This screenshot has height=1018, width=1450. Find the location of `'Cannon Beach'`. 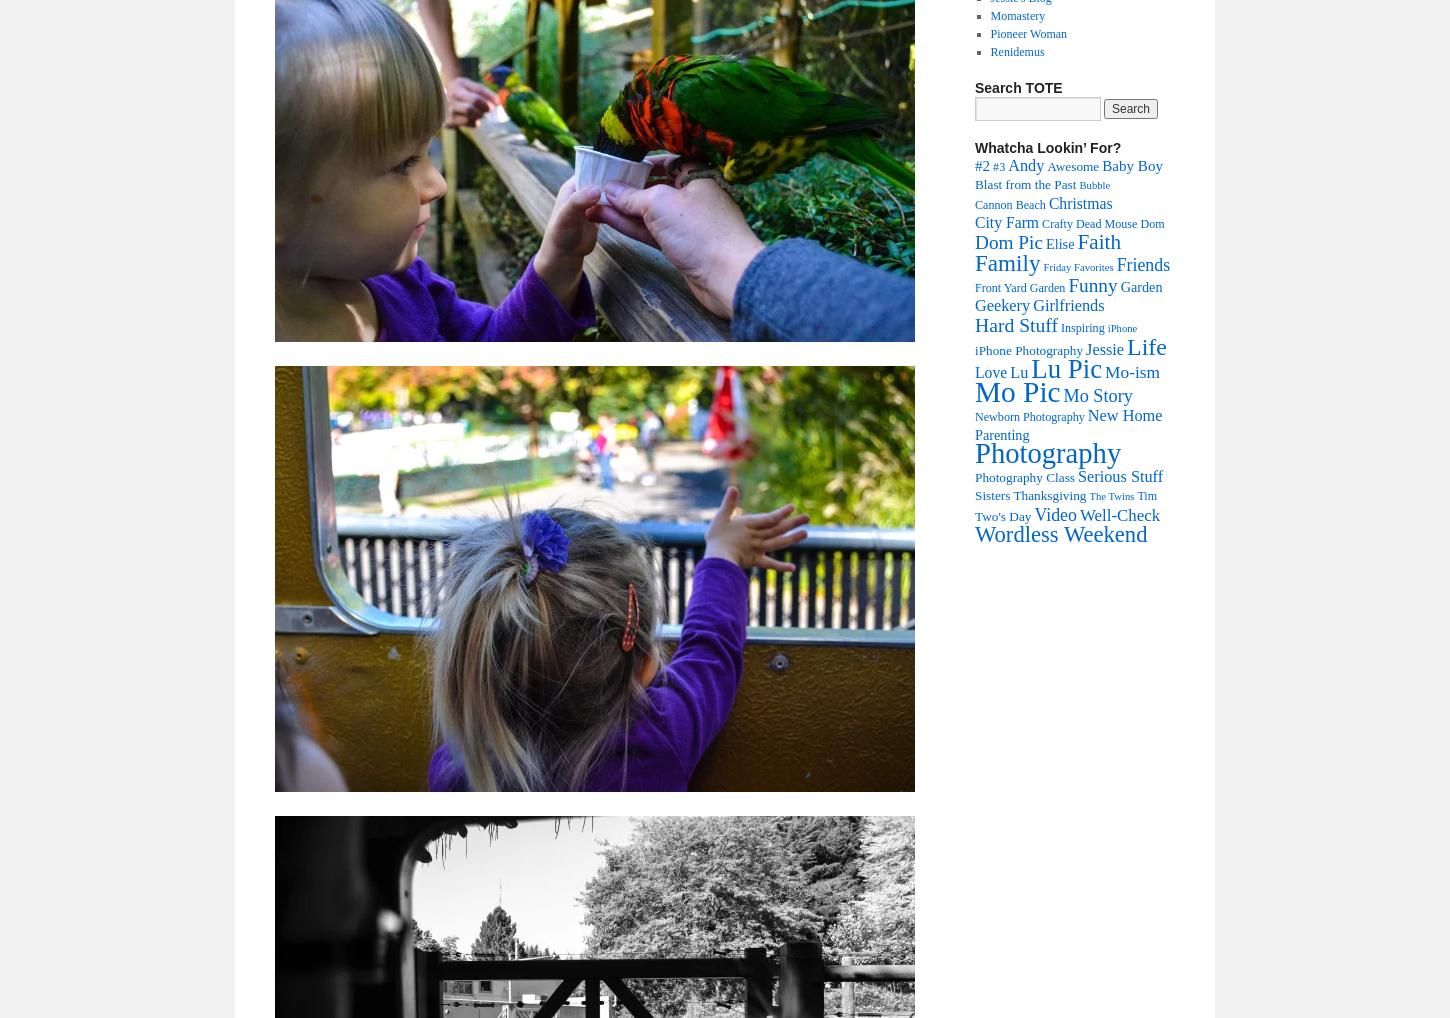

'Cannon Beach' is located at coordinates (1010, 204).